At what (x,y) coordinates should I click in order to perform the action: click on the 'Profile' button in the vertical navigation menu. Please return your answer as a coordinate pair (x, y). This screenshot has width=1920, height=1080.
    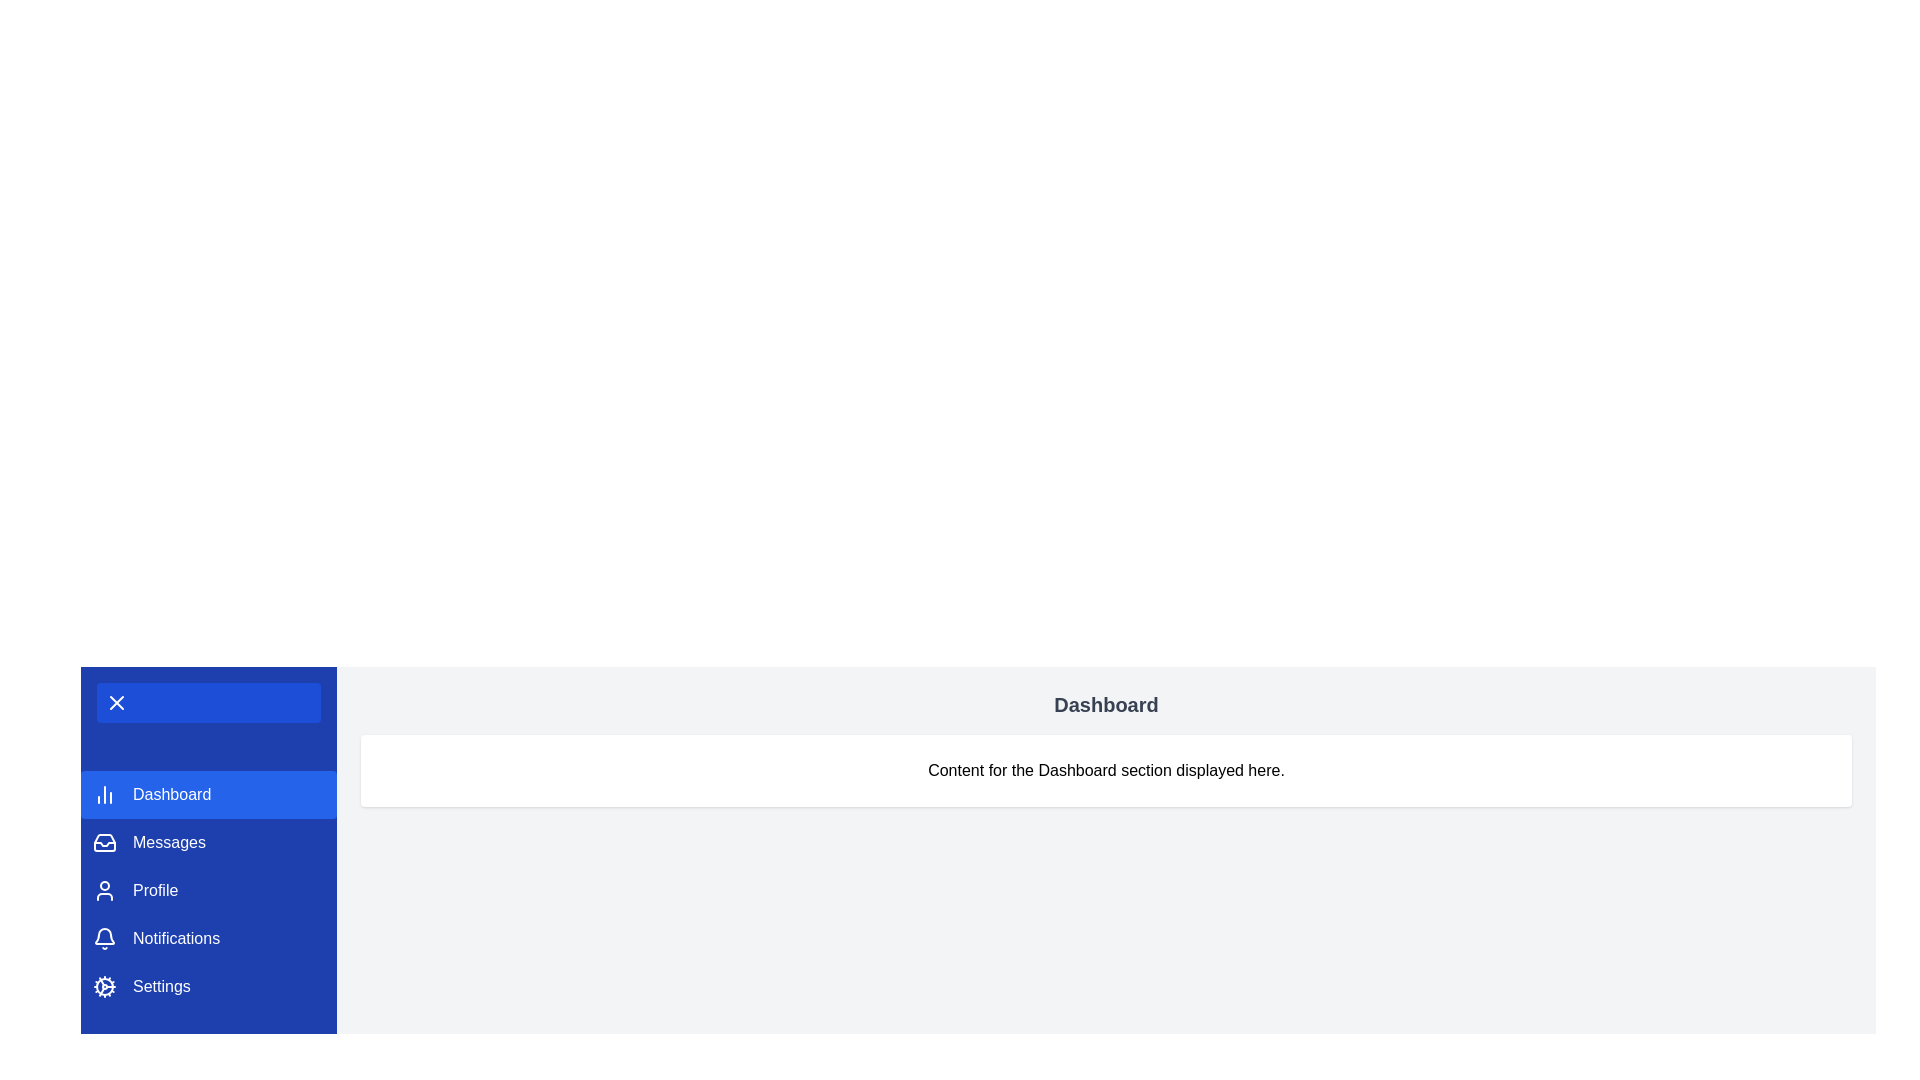
    Looking at the image, I should click on (209, 890).